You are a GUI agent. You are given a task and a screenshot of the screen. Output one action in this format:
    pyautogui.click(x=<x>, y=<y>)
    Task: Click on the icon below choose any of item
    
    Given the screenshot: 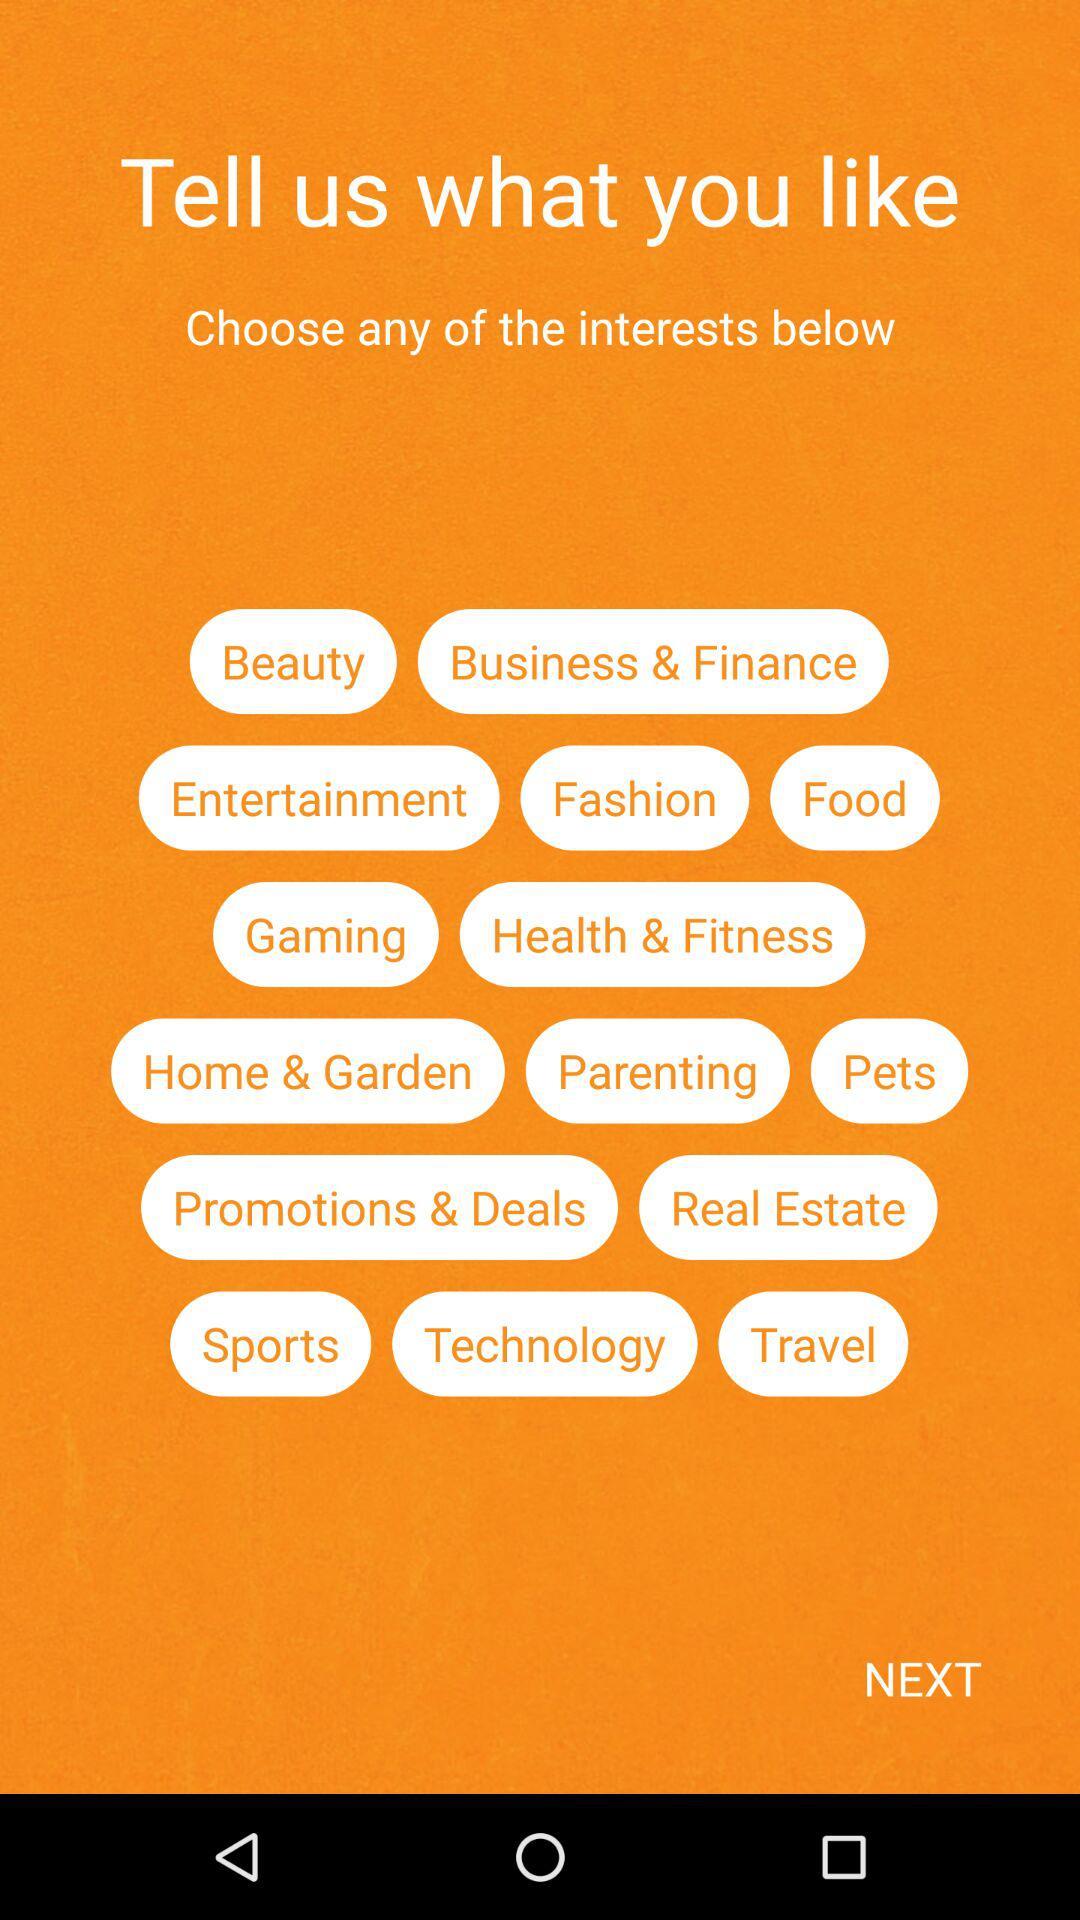 What is the action you would take?
    pyautogui.click(x=293, y=661)
    